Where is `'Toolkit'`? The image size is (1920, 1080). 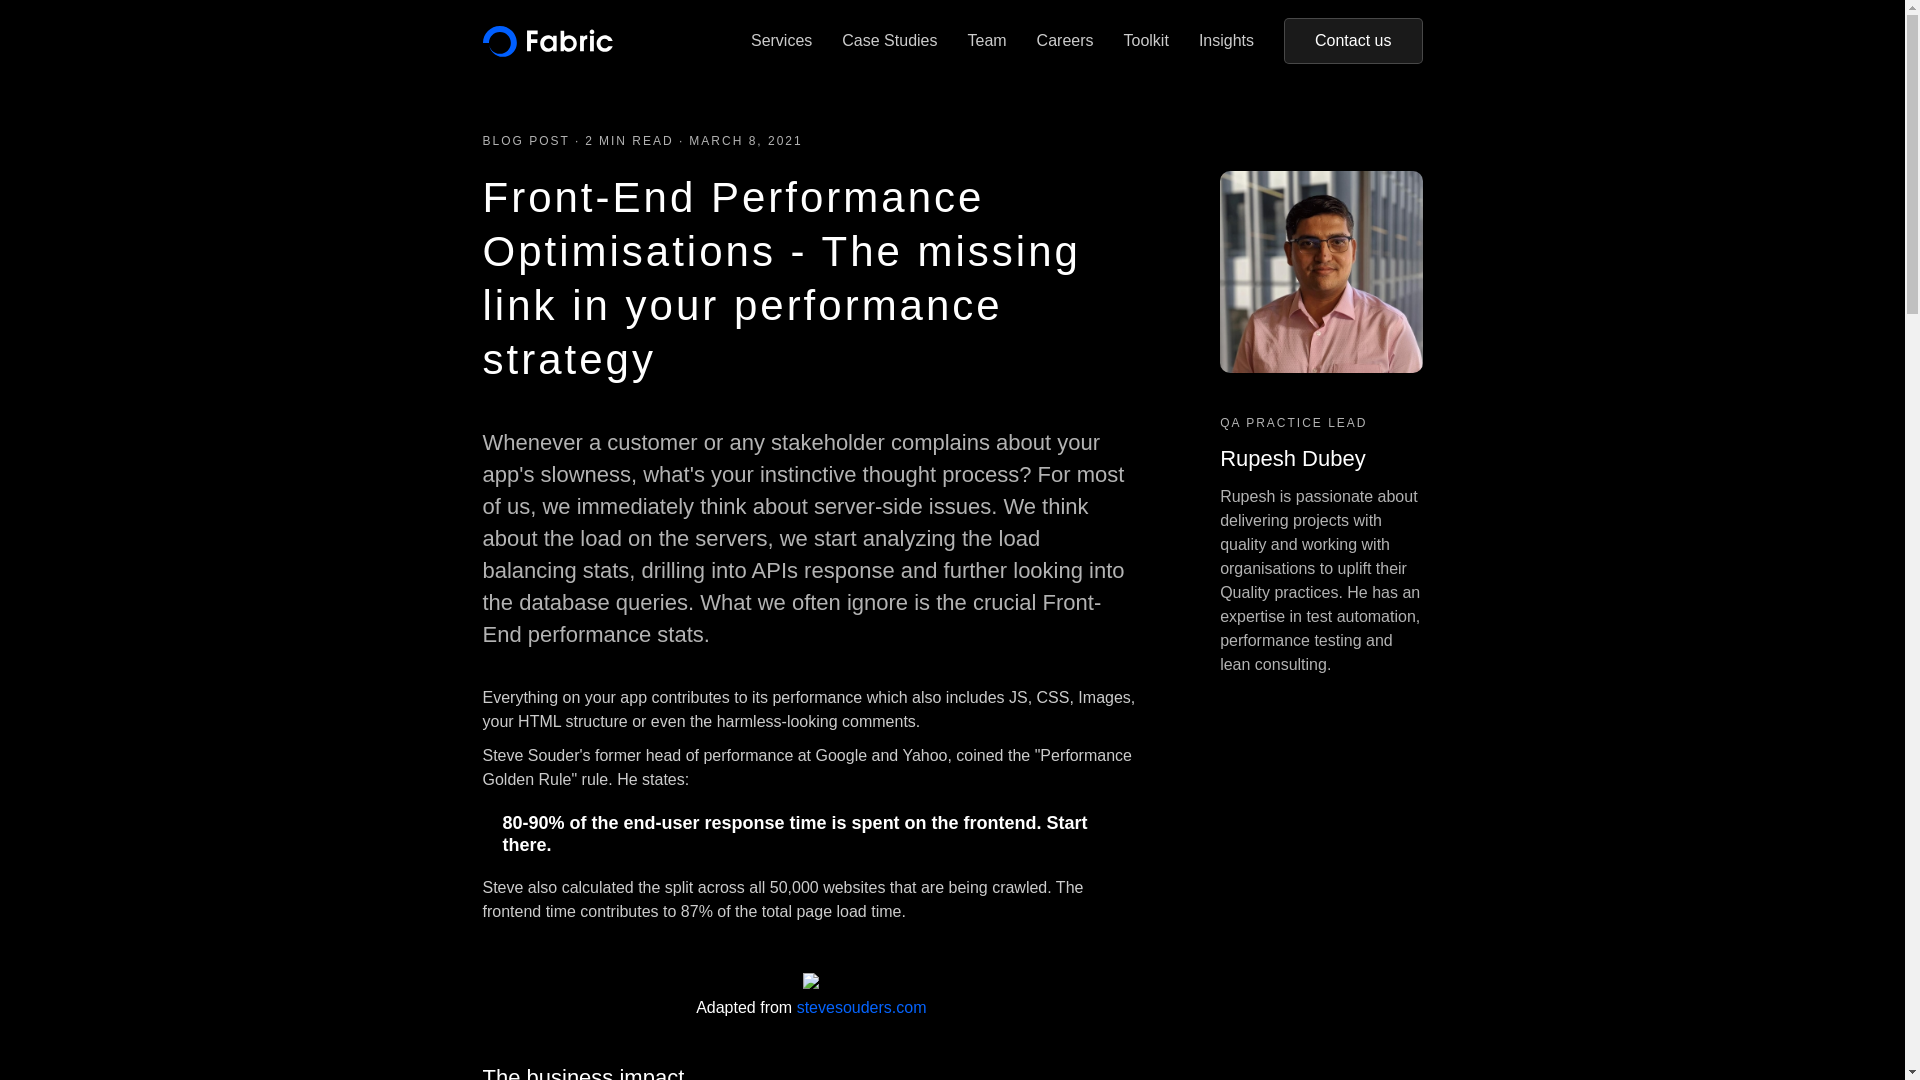 'Toolkit' is located at coordinates (1123, 41).